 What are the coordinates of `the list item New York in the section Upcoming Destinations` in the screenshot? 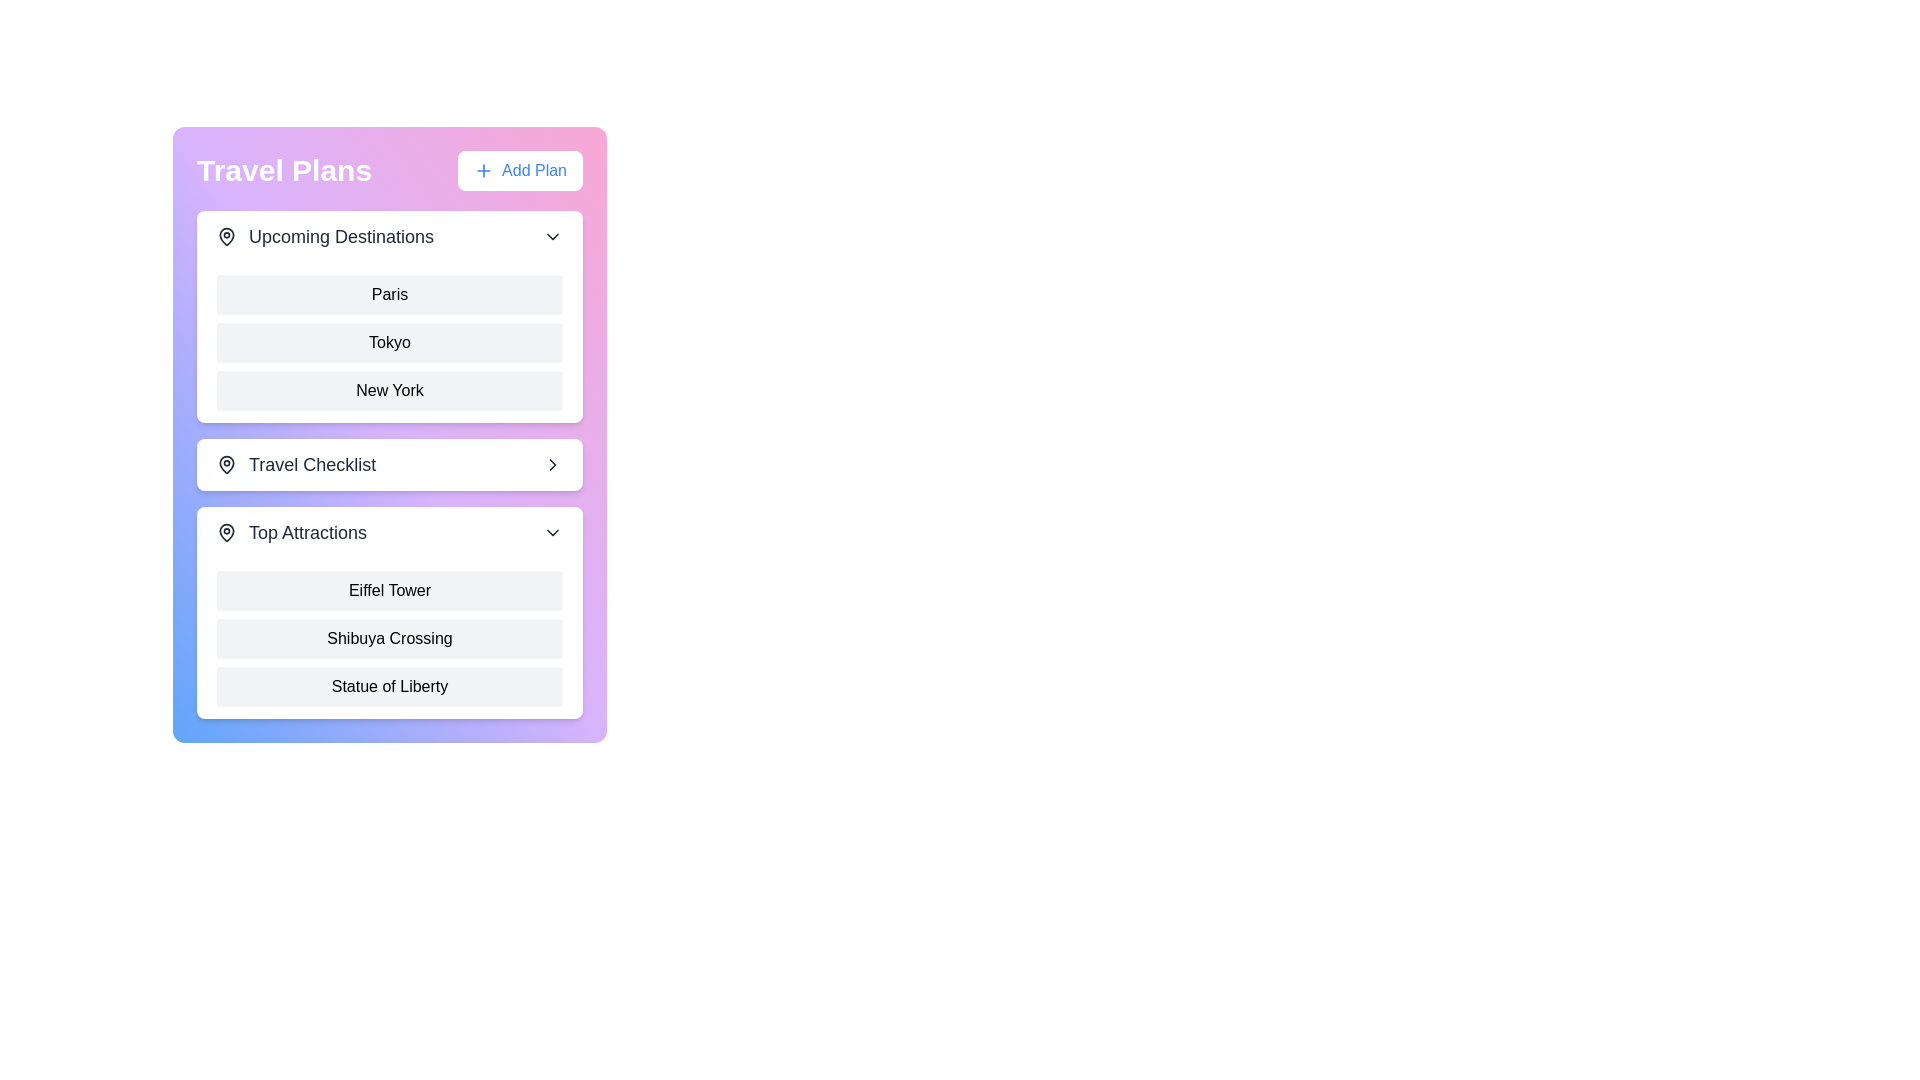 It's located at (389, 390).